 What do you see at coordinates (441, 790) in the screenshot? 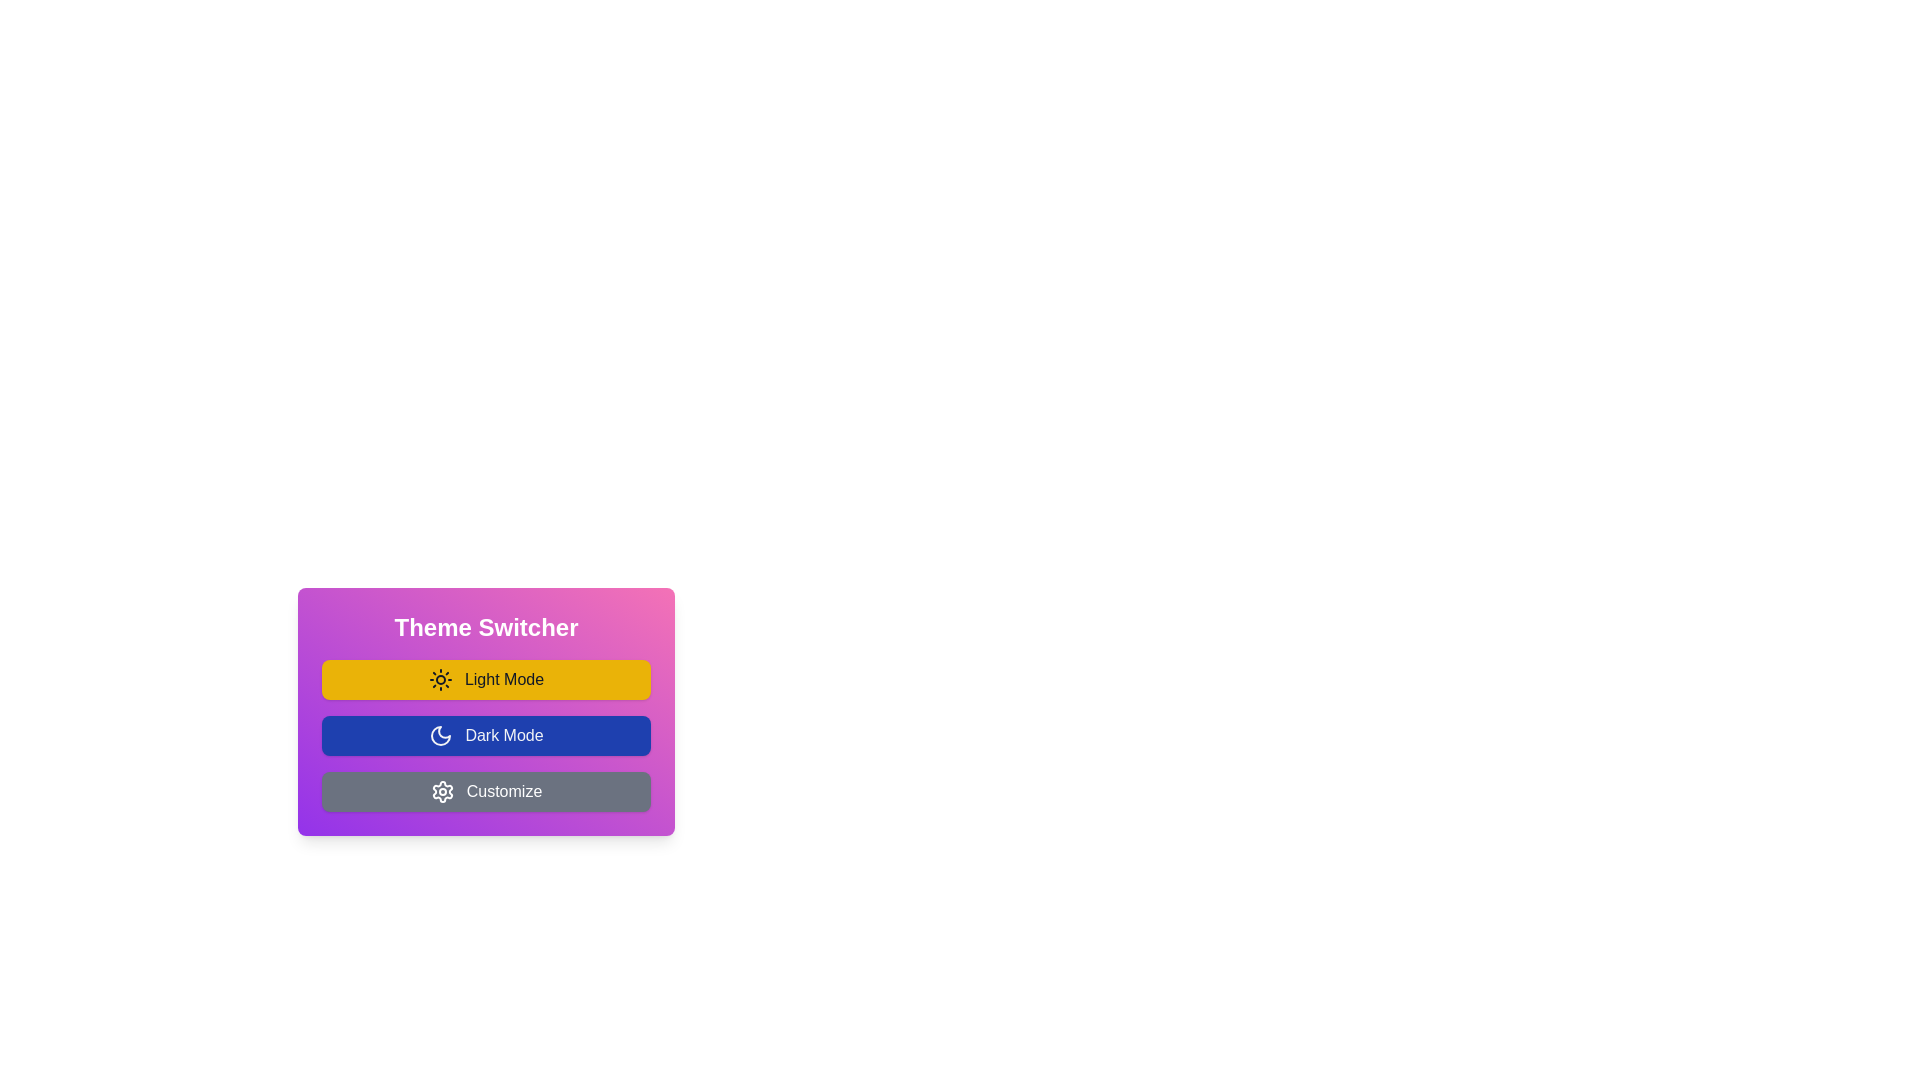
I see `the gear-like settings icon located to the left of the 'Customize' text` at bounding box center [441, 790].